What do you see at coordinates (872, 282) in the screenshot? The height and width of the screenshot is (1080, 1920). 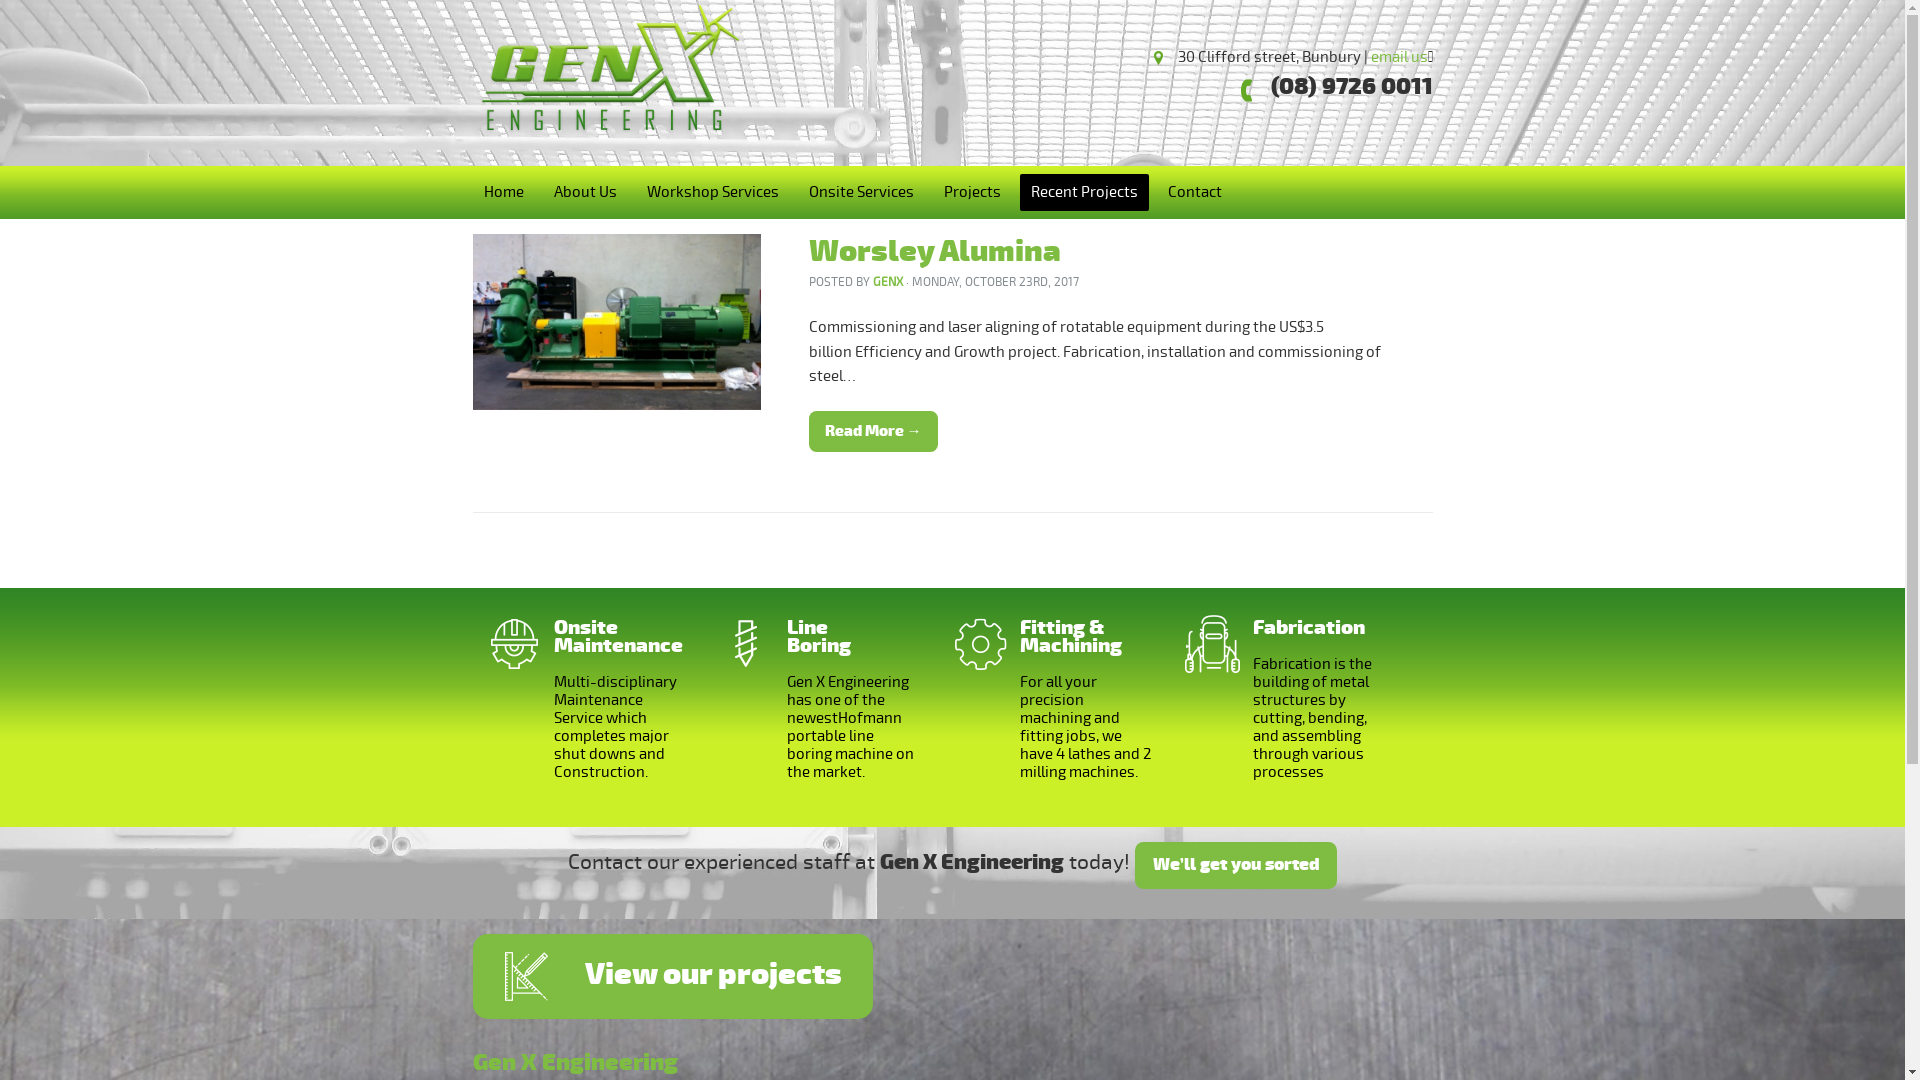 I see `'GENX'` at bounding box center [872, 282].